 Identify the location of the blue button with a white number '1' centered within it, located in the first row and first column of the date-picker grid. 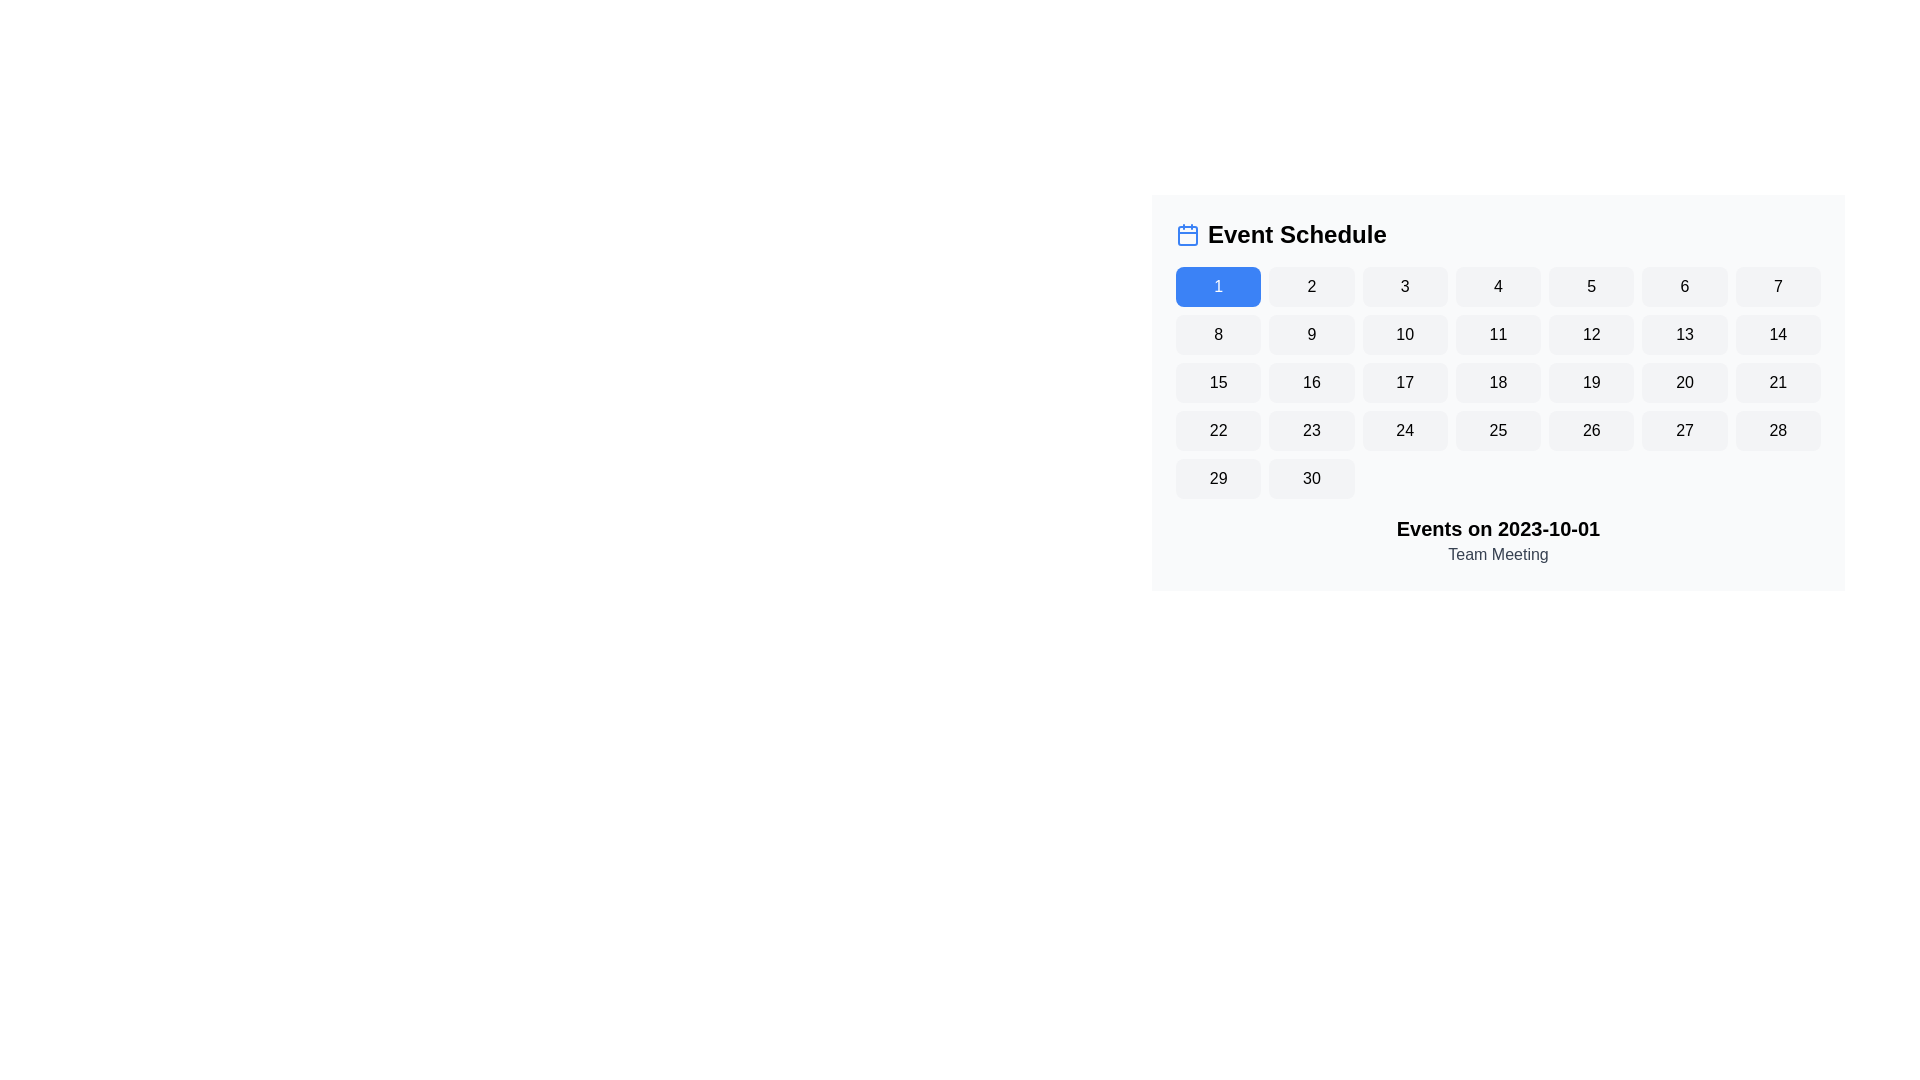
(1217, 286).